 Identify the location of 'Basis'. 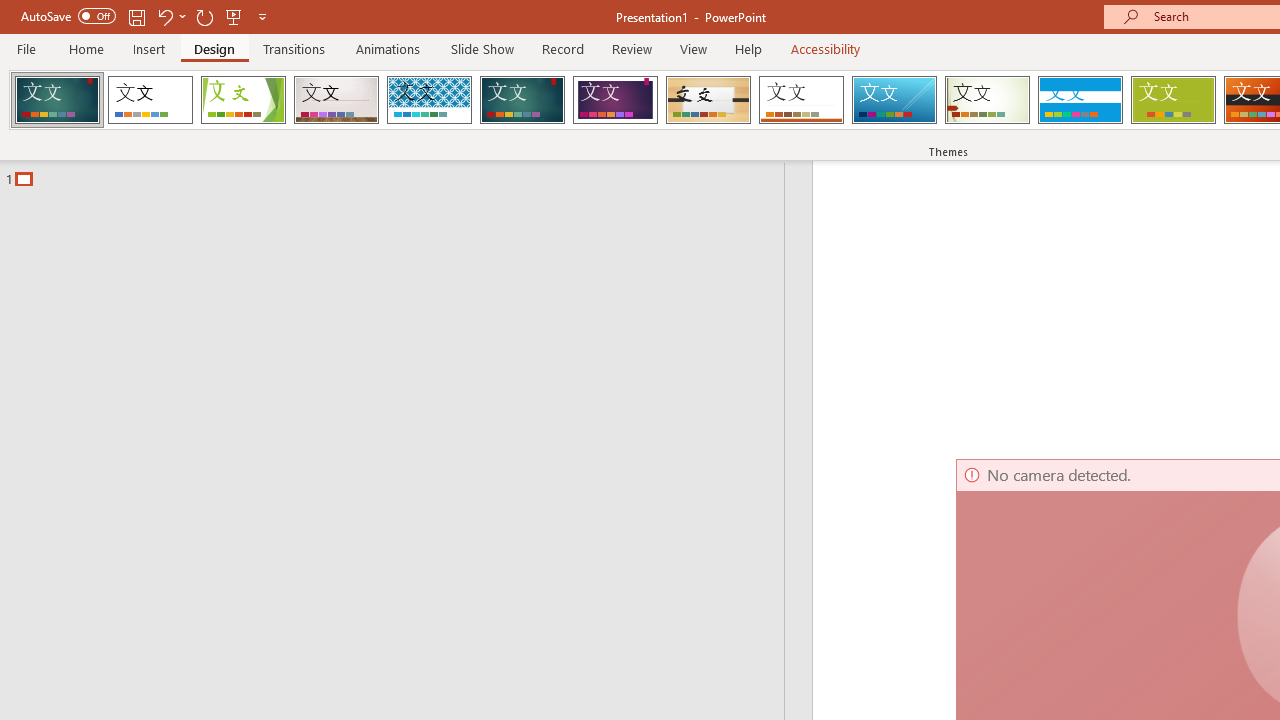
(1173, 100).